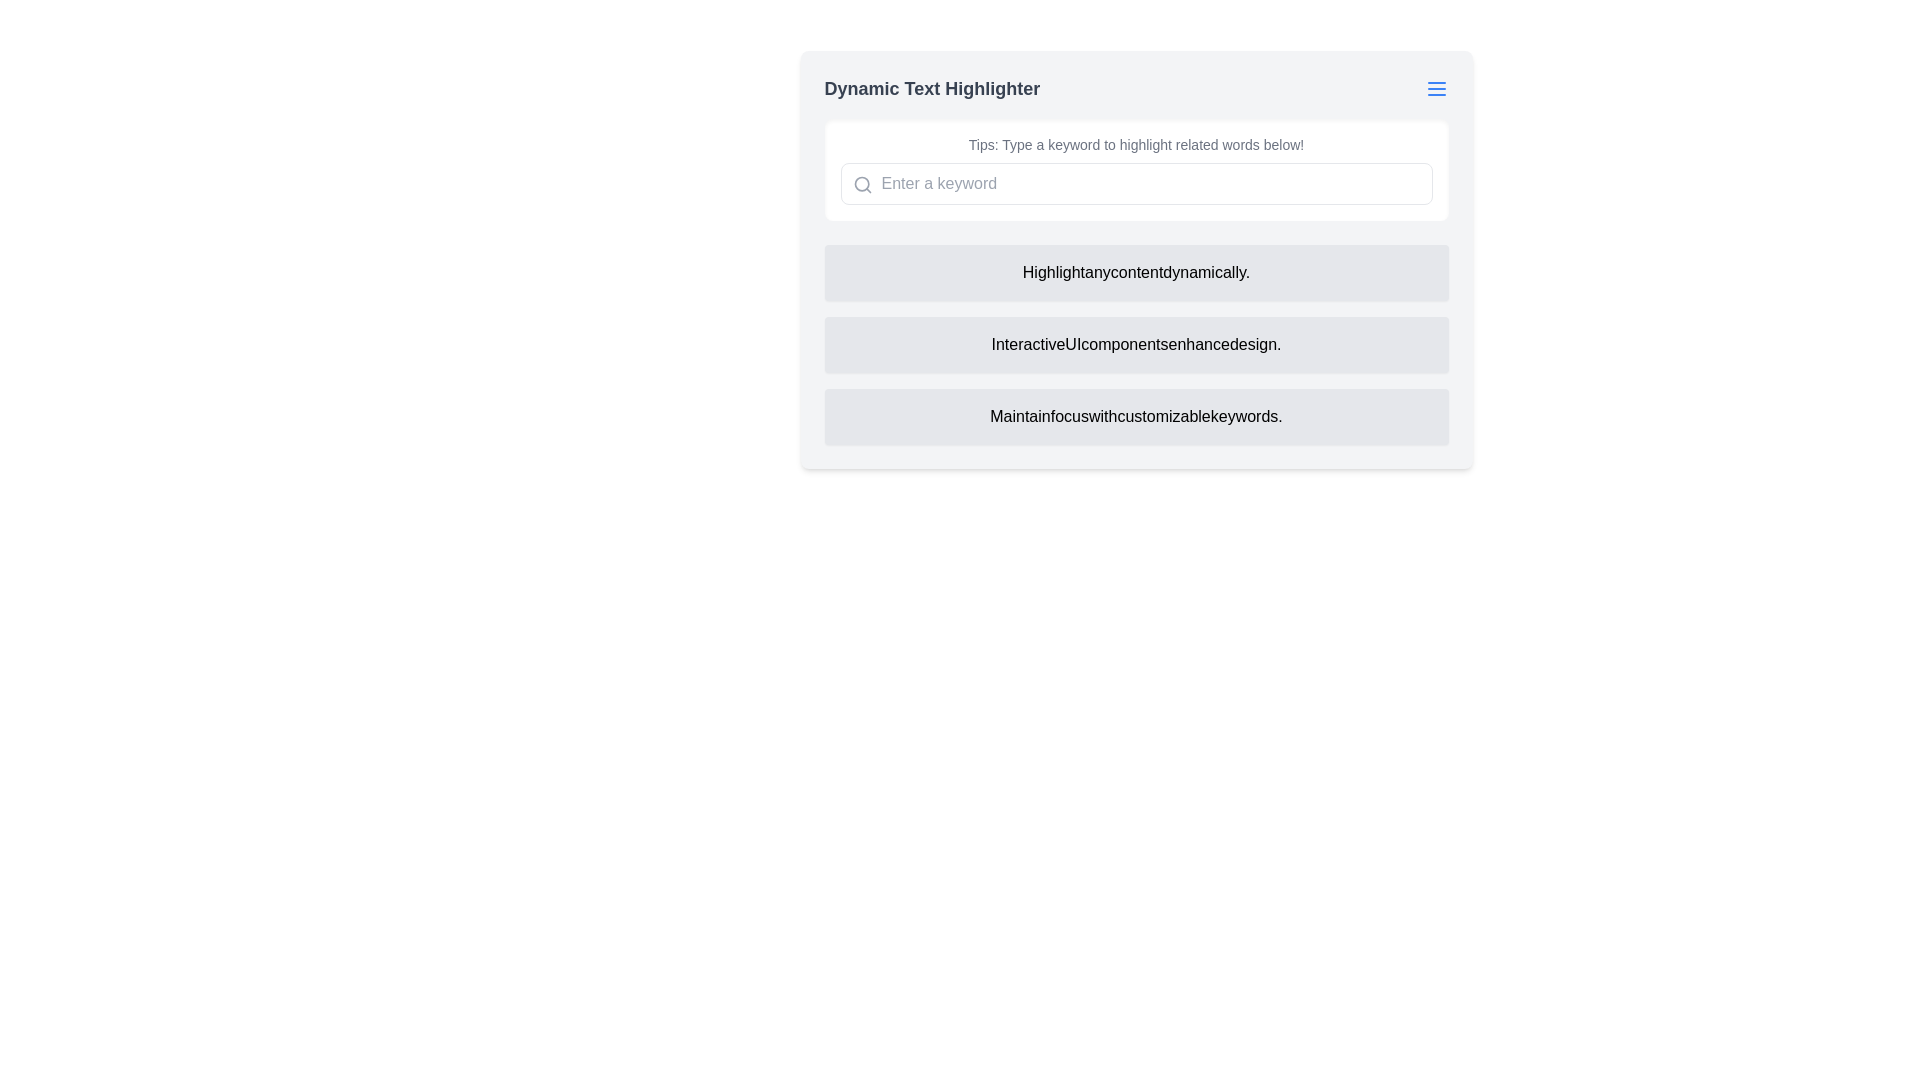  What do you see at coordinates (1072, 343) in the screenshot?
I see `the static plain text element that follows 'Interactive' and precedes 'components' in the interface's description, located on the second row of three rows` at bounding box center [1072, 343].